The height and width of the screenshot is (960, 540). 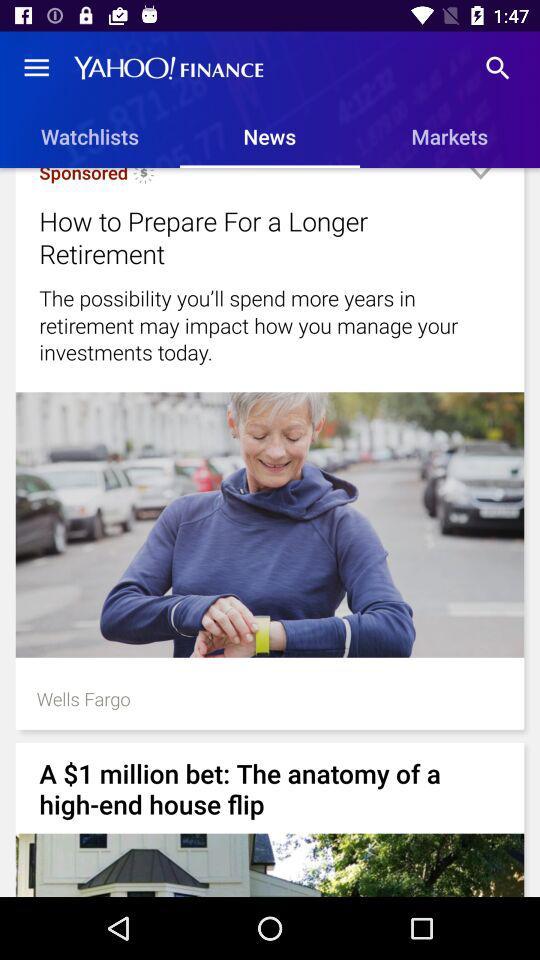 I want to click on the icon above the the possibility you item, so click(x=479, y=181).